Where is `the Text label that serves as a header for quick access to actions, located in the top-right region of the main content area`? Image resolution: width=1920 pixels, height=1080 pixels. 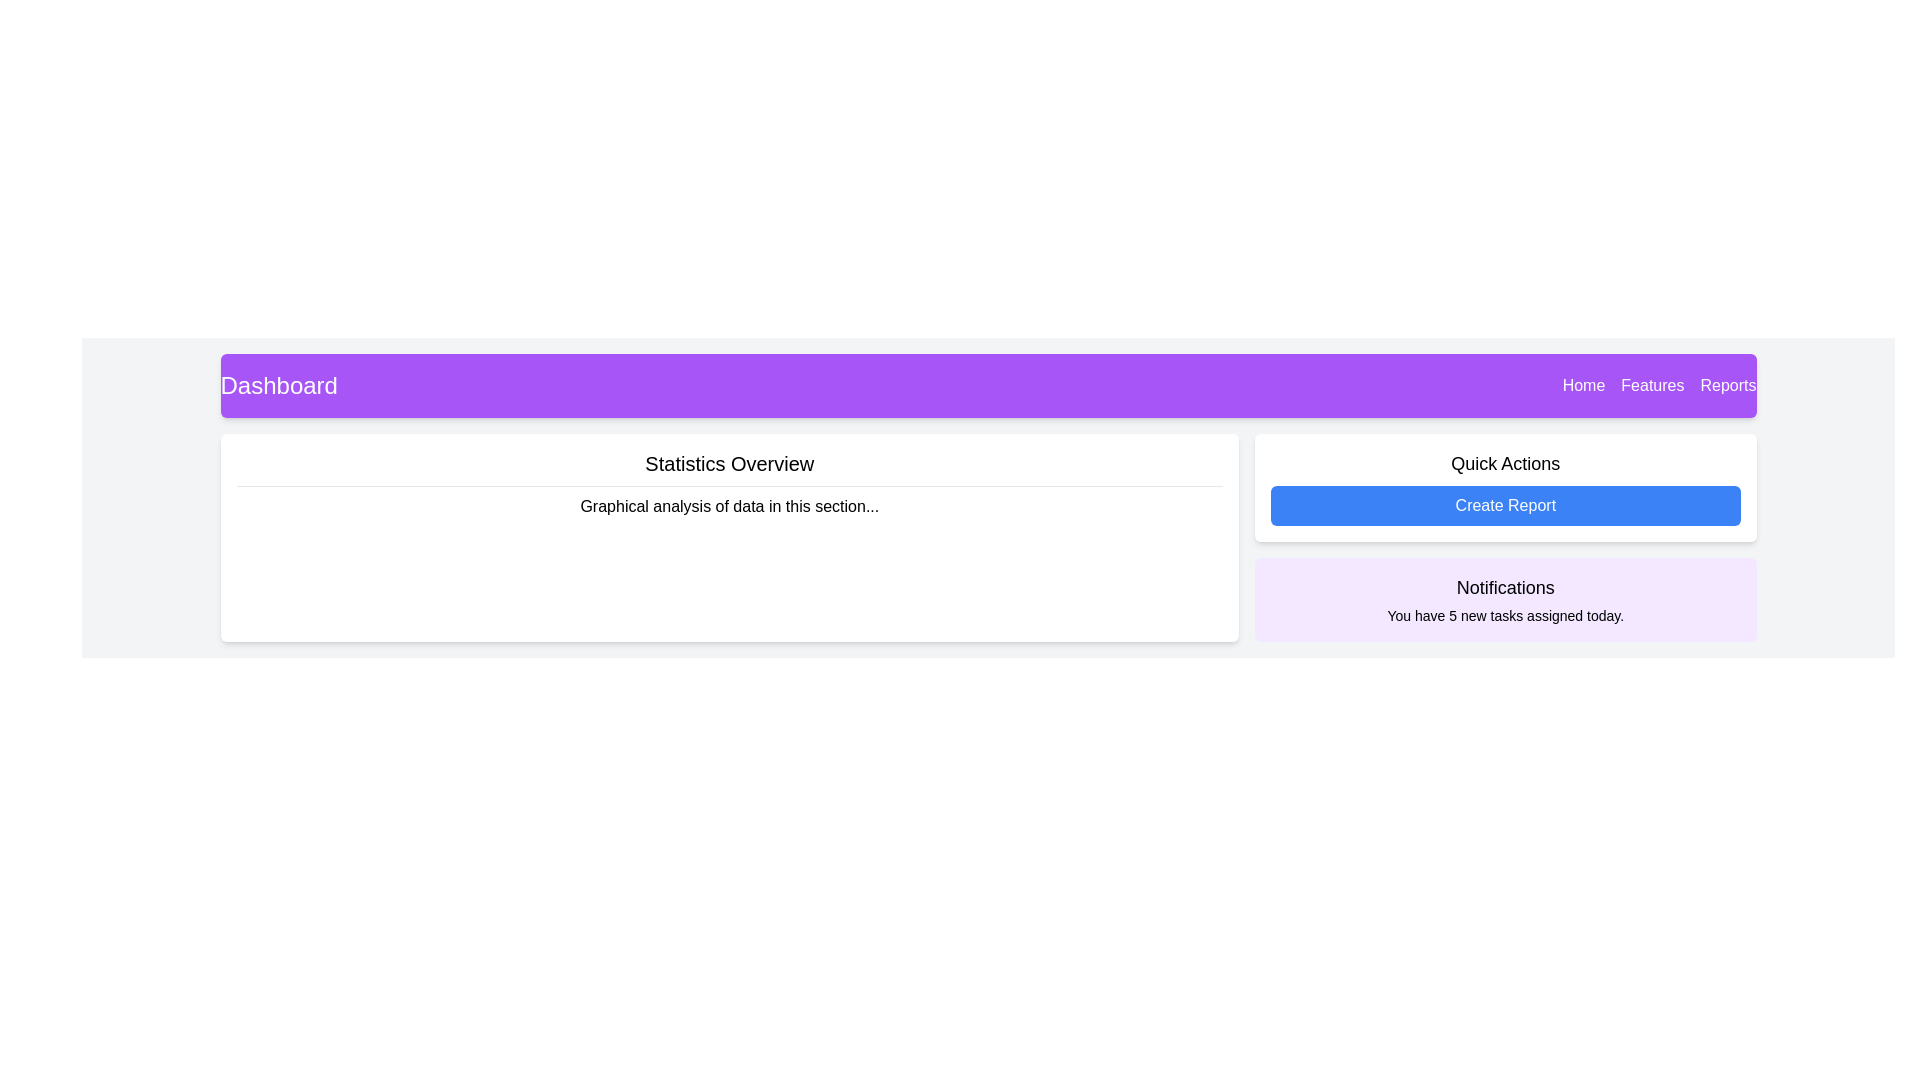 the Text label that serves as a header for quick access to actions, located in the top-right region of the main content area is located at coordinates (1505, 463).